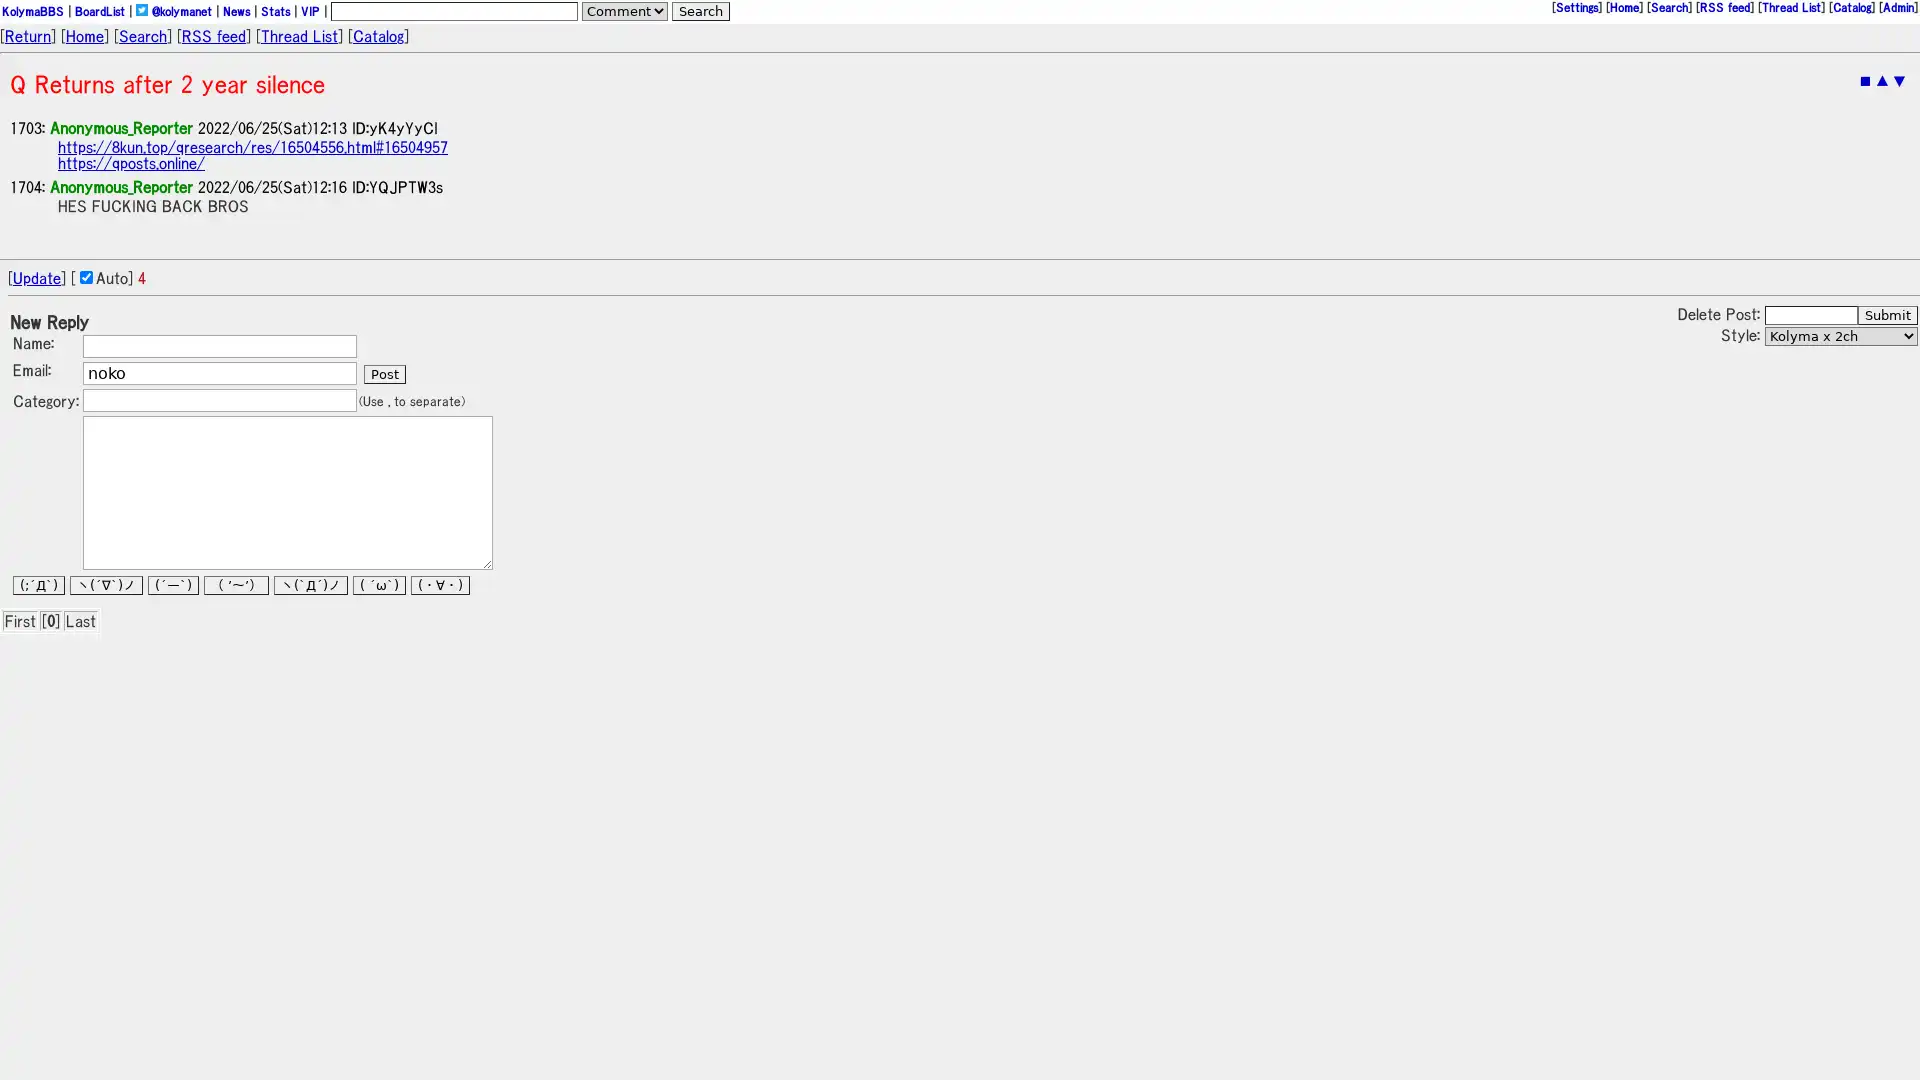 Image resolution: width=1920 pixels, height=1080 pixels. I want to click on ( `), so click(105, 585).